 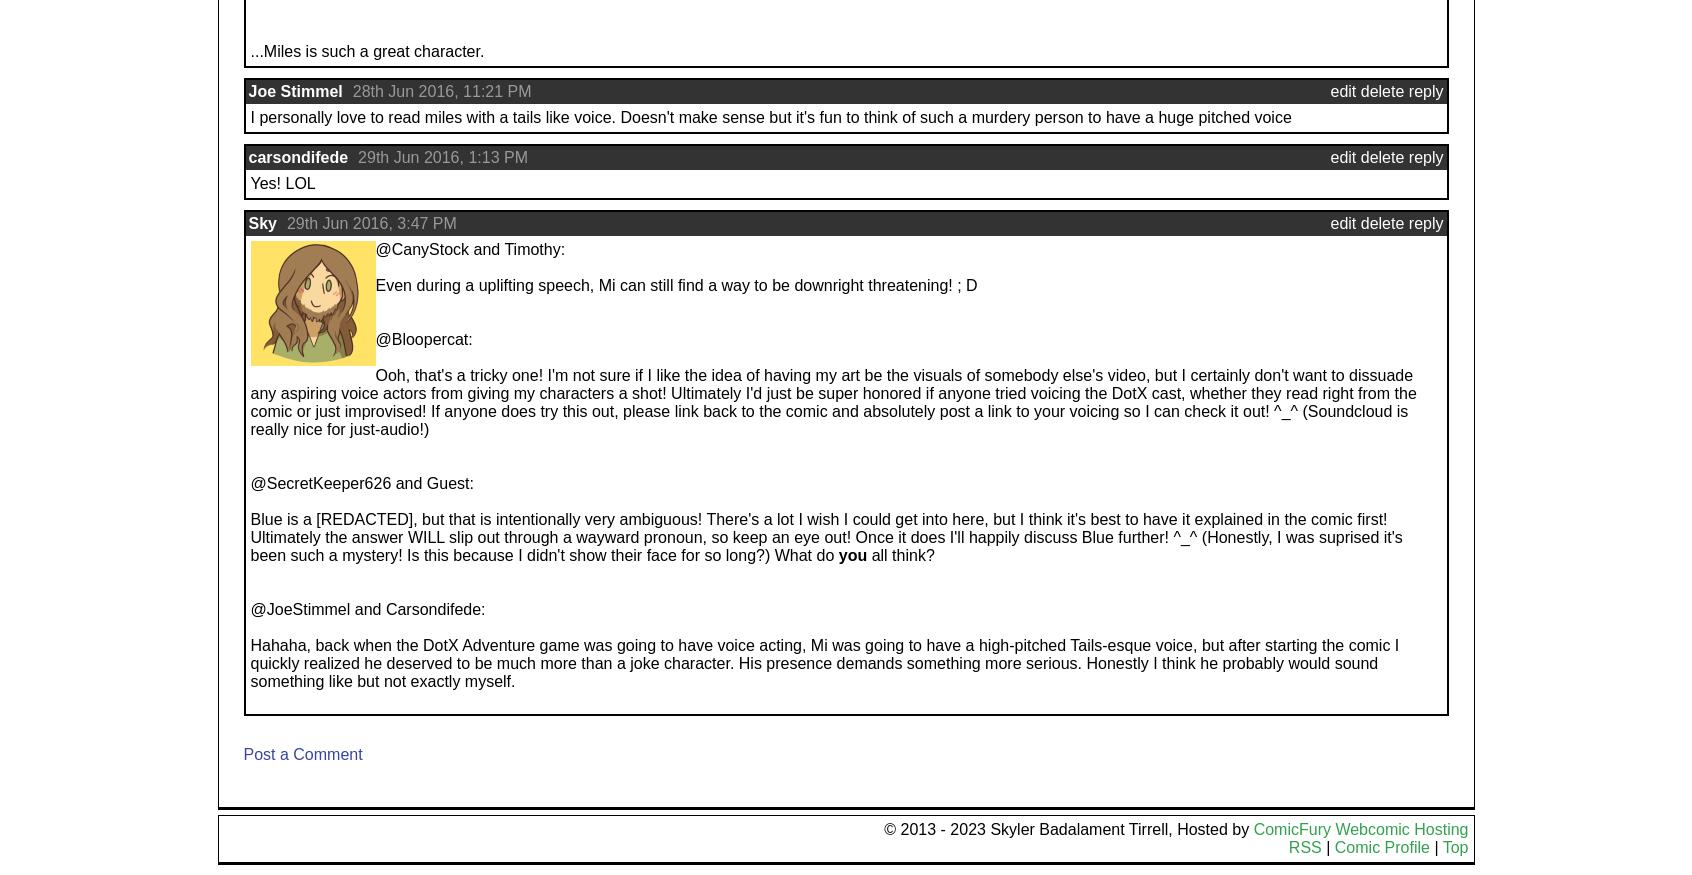 What do you see at coordinates (851, 554) in the screenshot?
I see `'you'` at bounding box center [851, 554].